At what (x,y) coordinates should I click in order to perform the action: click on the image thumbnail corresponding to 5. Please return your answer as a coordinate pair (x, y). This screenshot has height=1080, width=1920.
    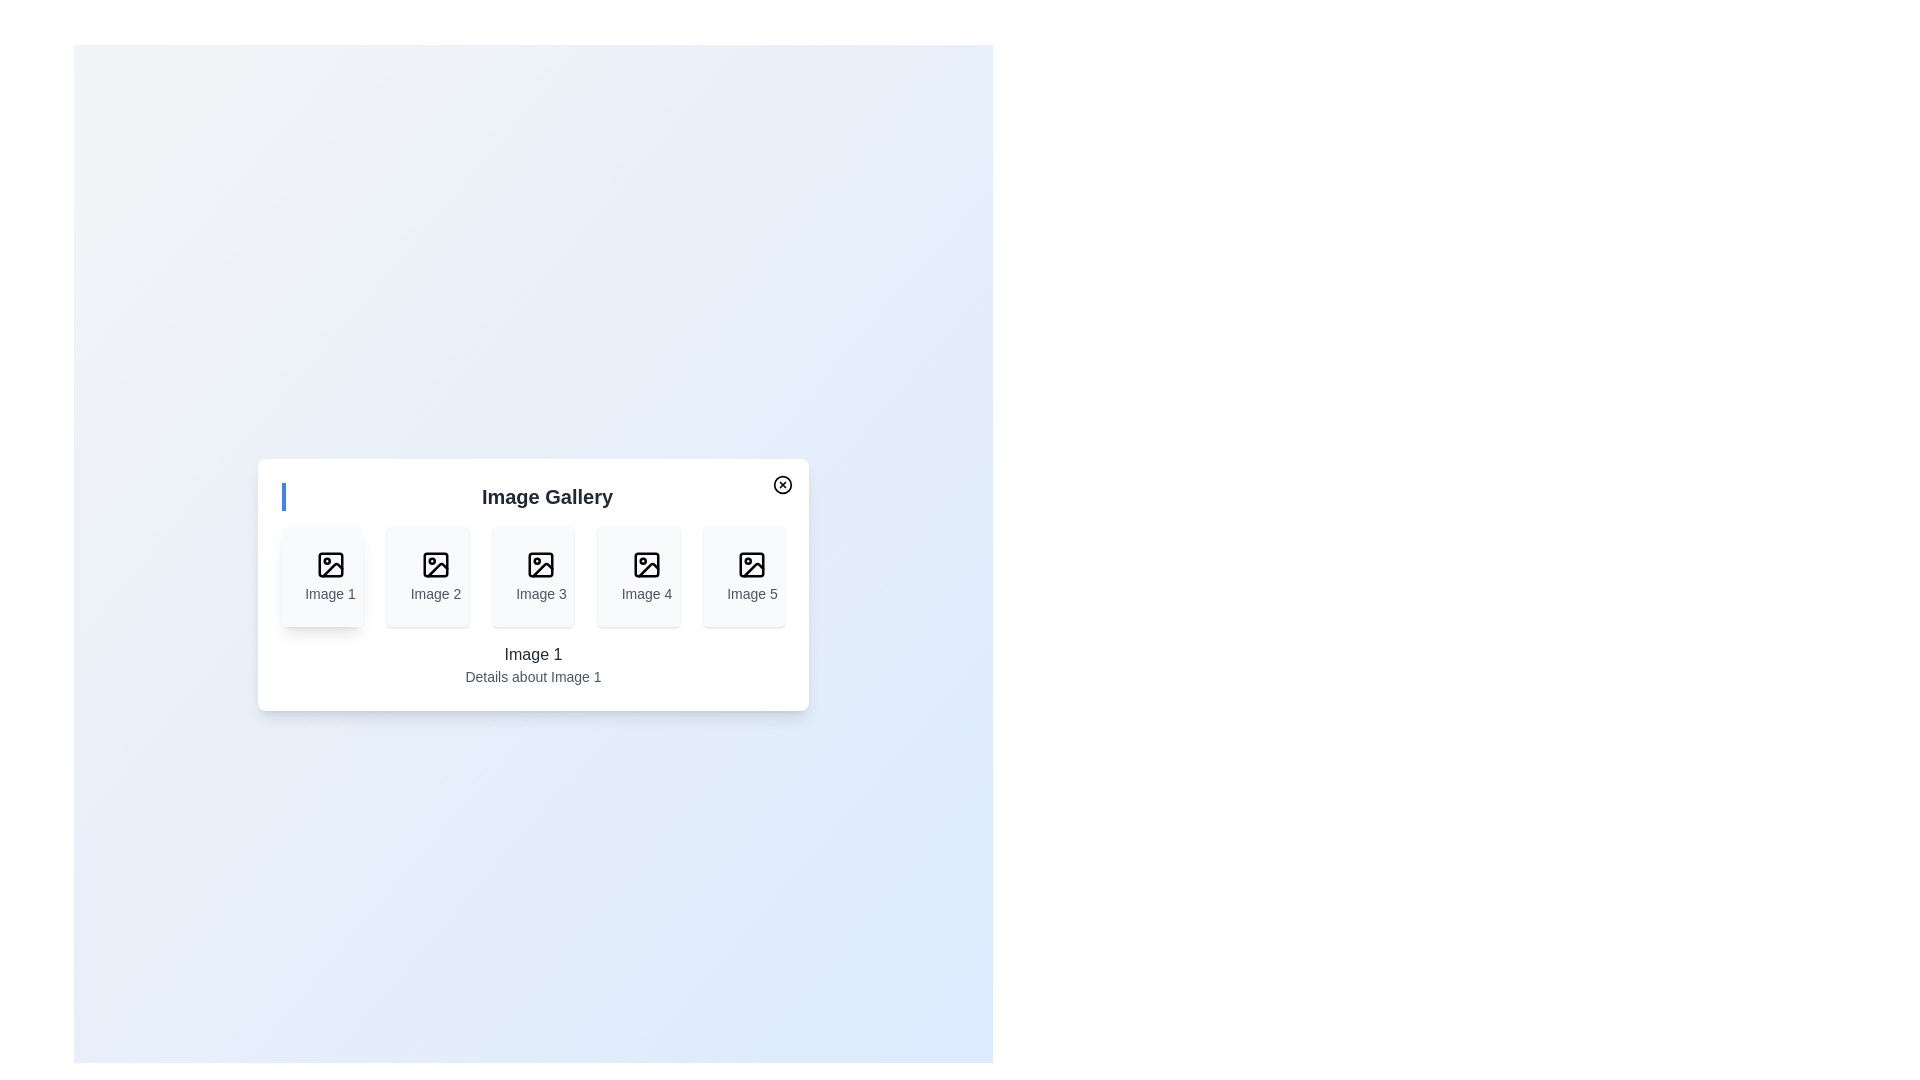
    Looking at the image, I should click on (743, 577).